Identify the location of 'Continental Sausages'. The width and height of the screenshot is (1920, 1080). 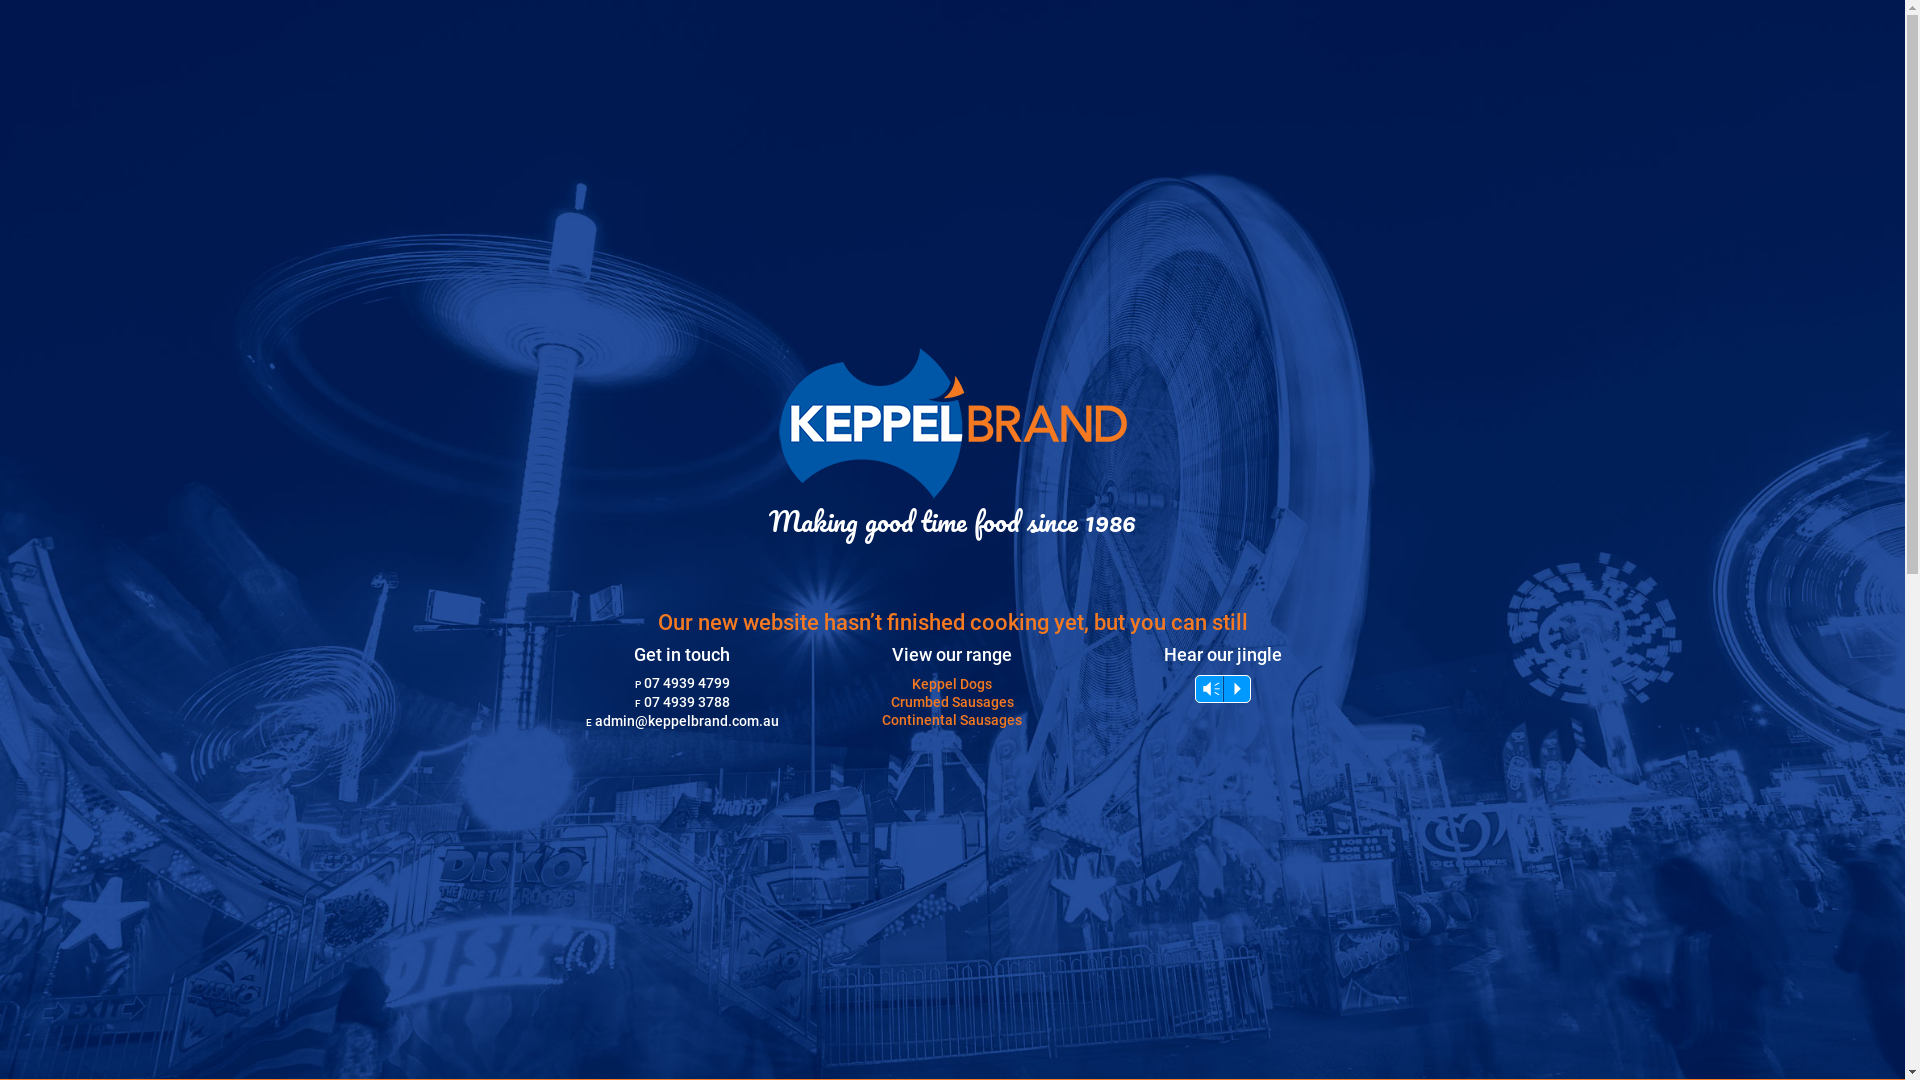
(881, 720).